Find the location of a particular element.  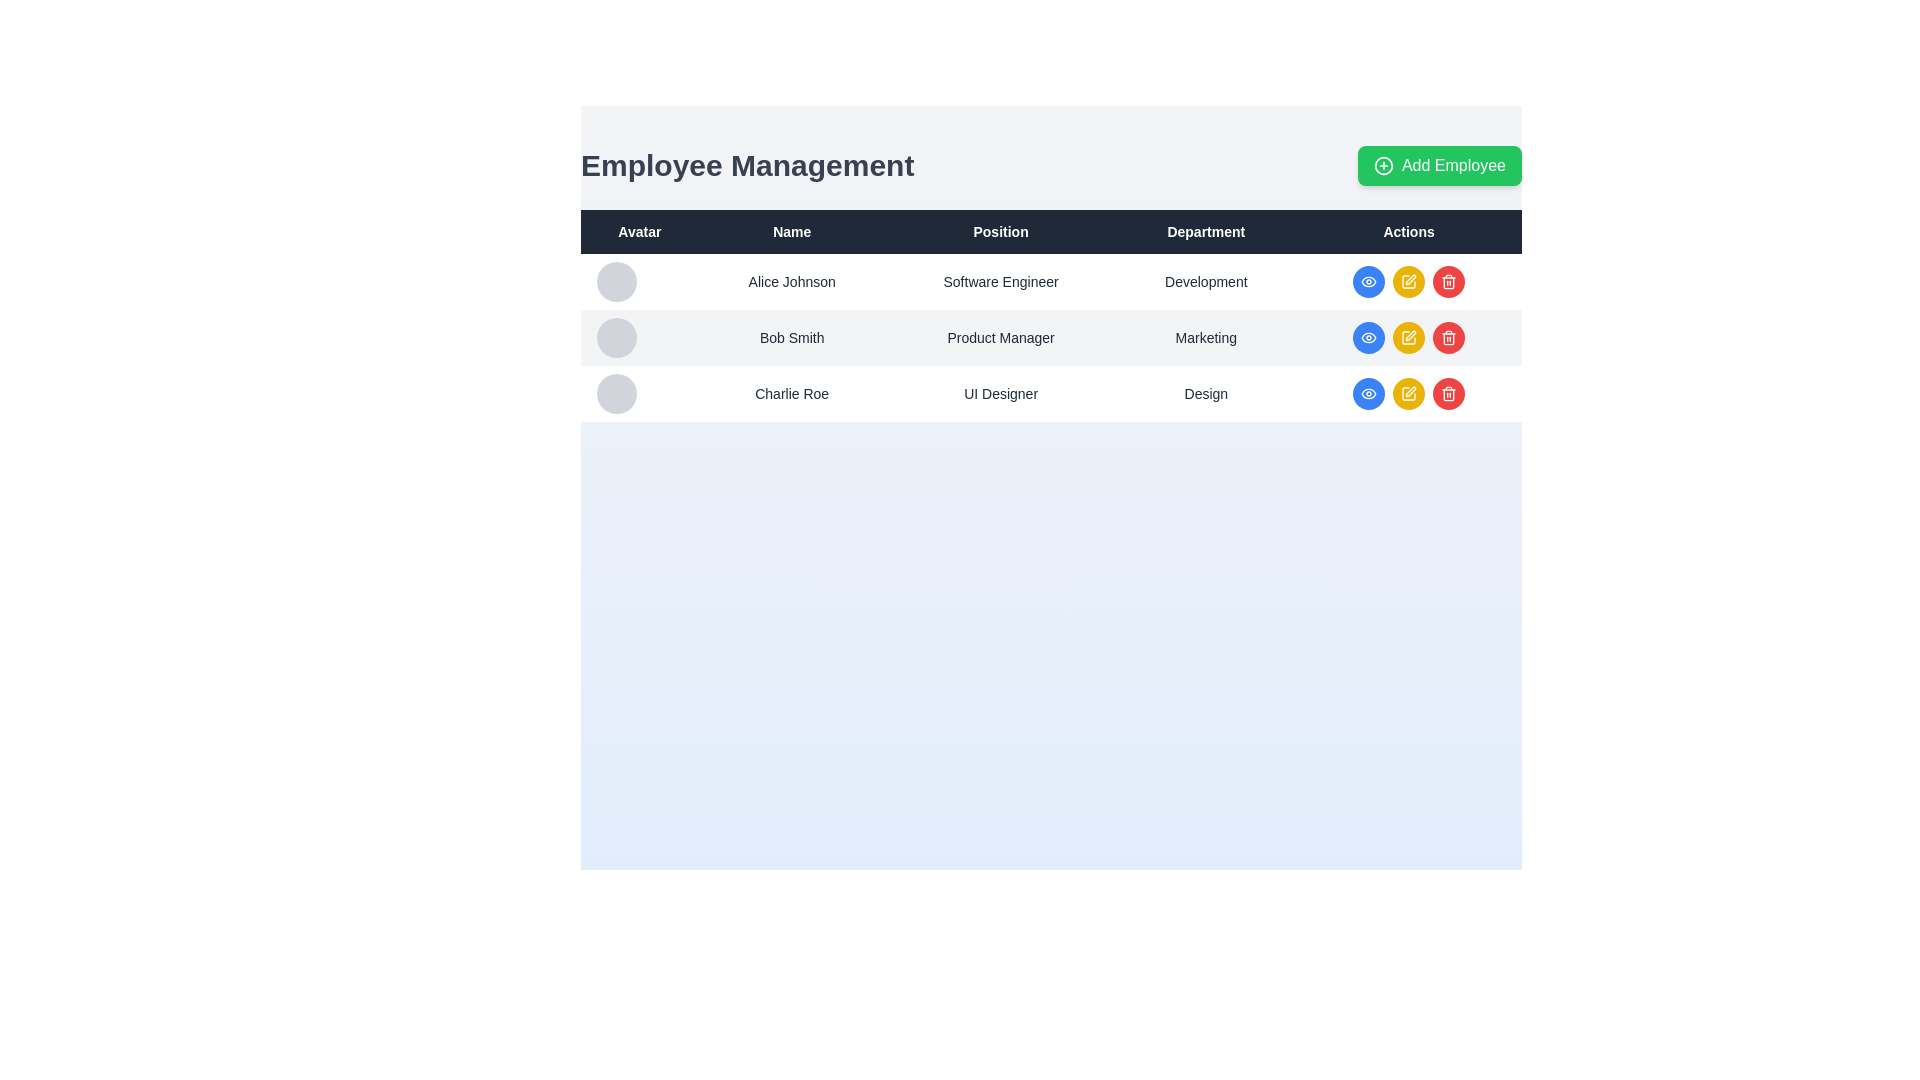

the circular button with a yellow background and white text located in the 'Actions' column for the row corresponding to 'Alice Johnson' to initiate the edit action is located at coordinates (1408, 281).